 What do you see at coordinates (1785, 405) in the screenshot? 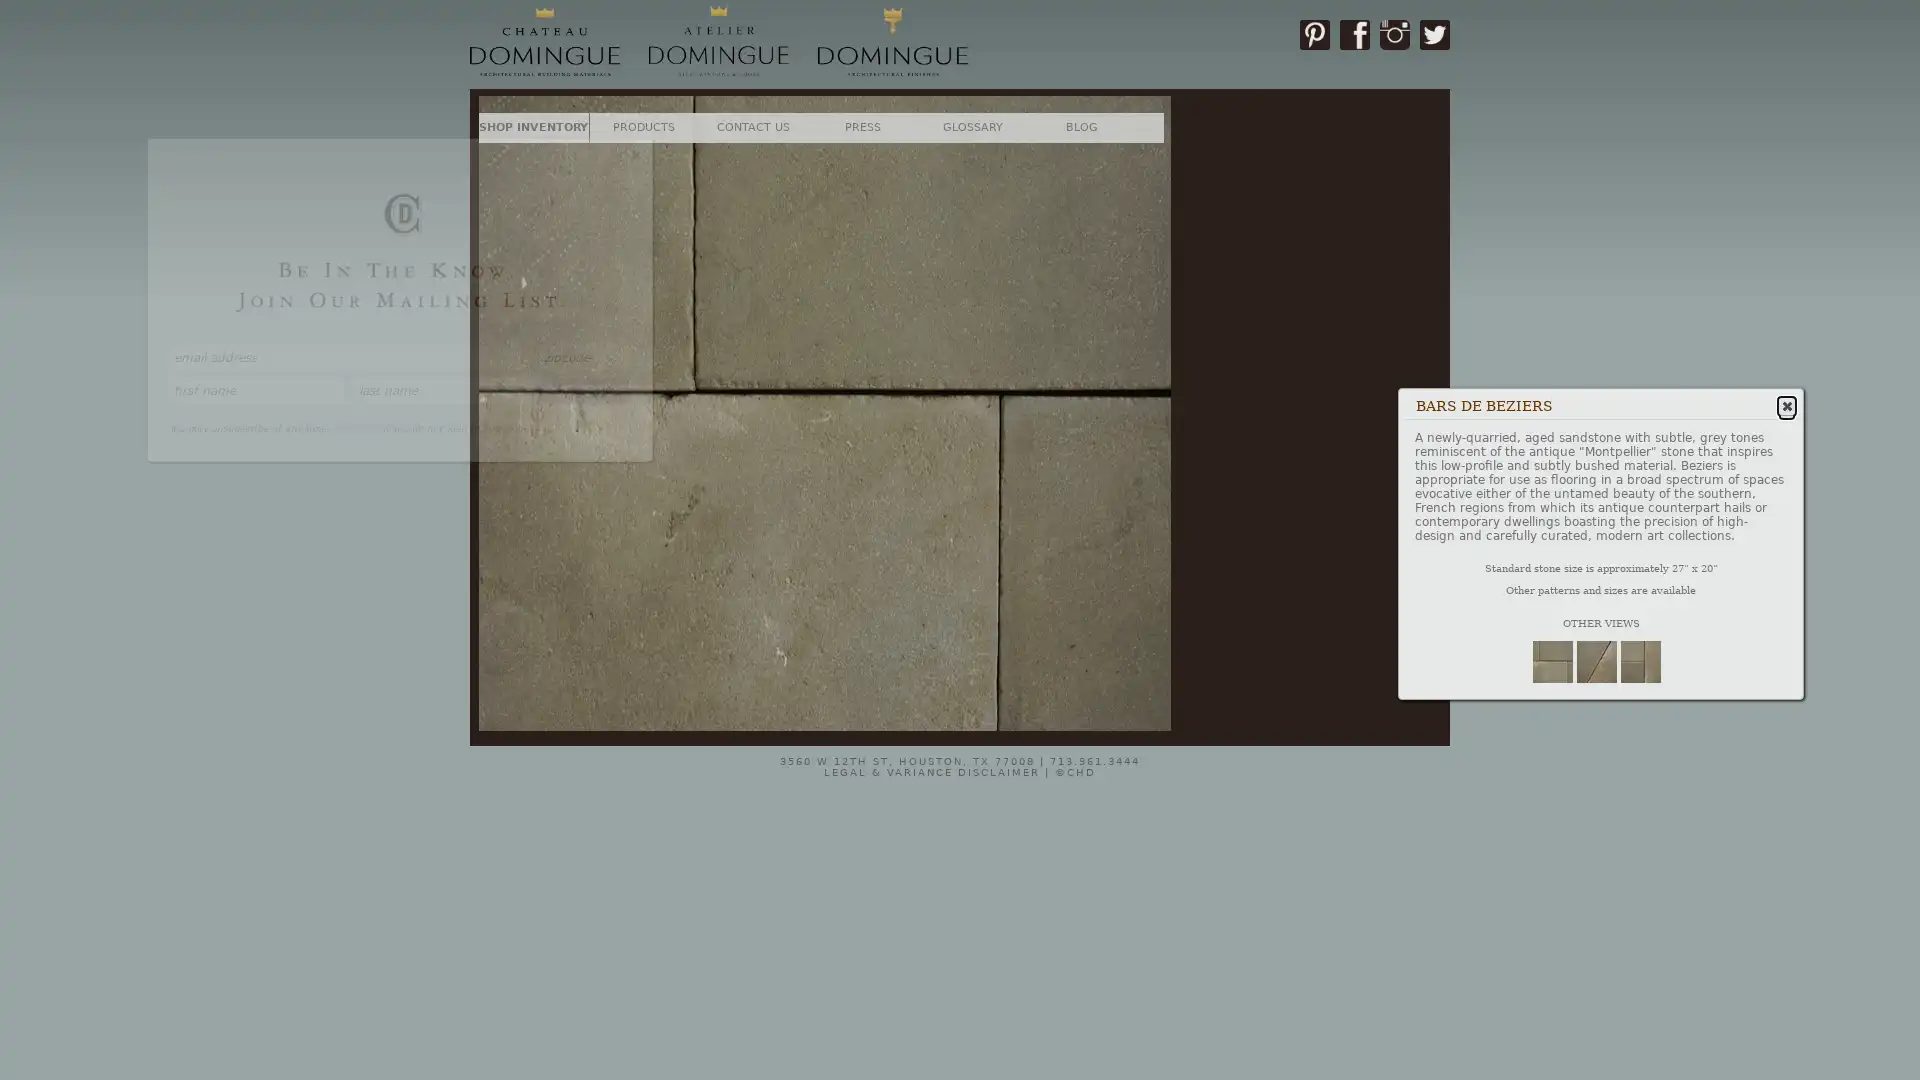
I see `Close` at bounding box center [1785, 405].